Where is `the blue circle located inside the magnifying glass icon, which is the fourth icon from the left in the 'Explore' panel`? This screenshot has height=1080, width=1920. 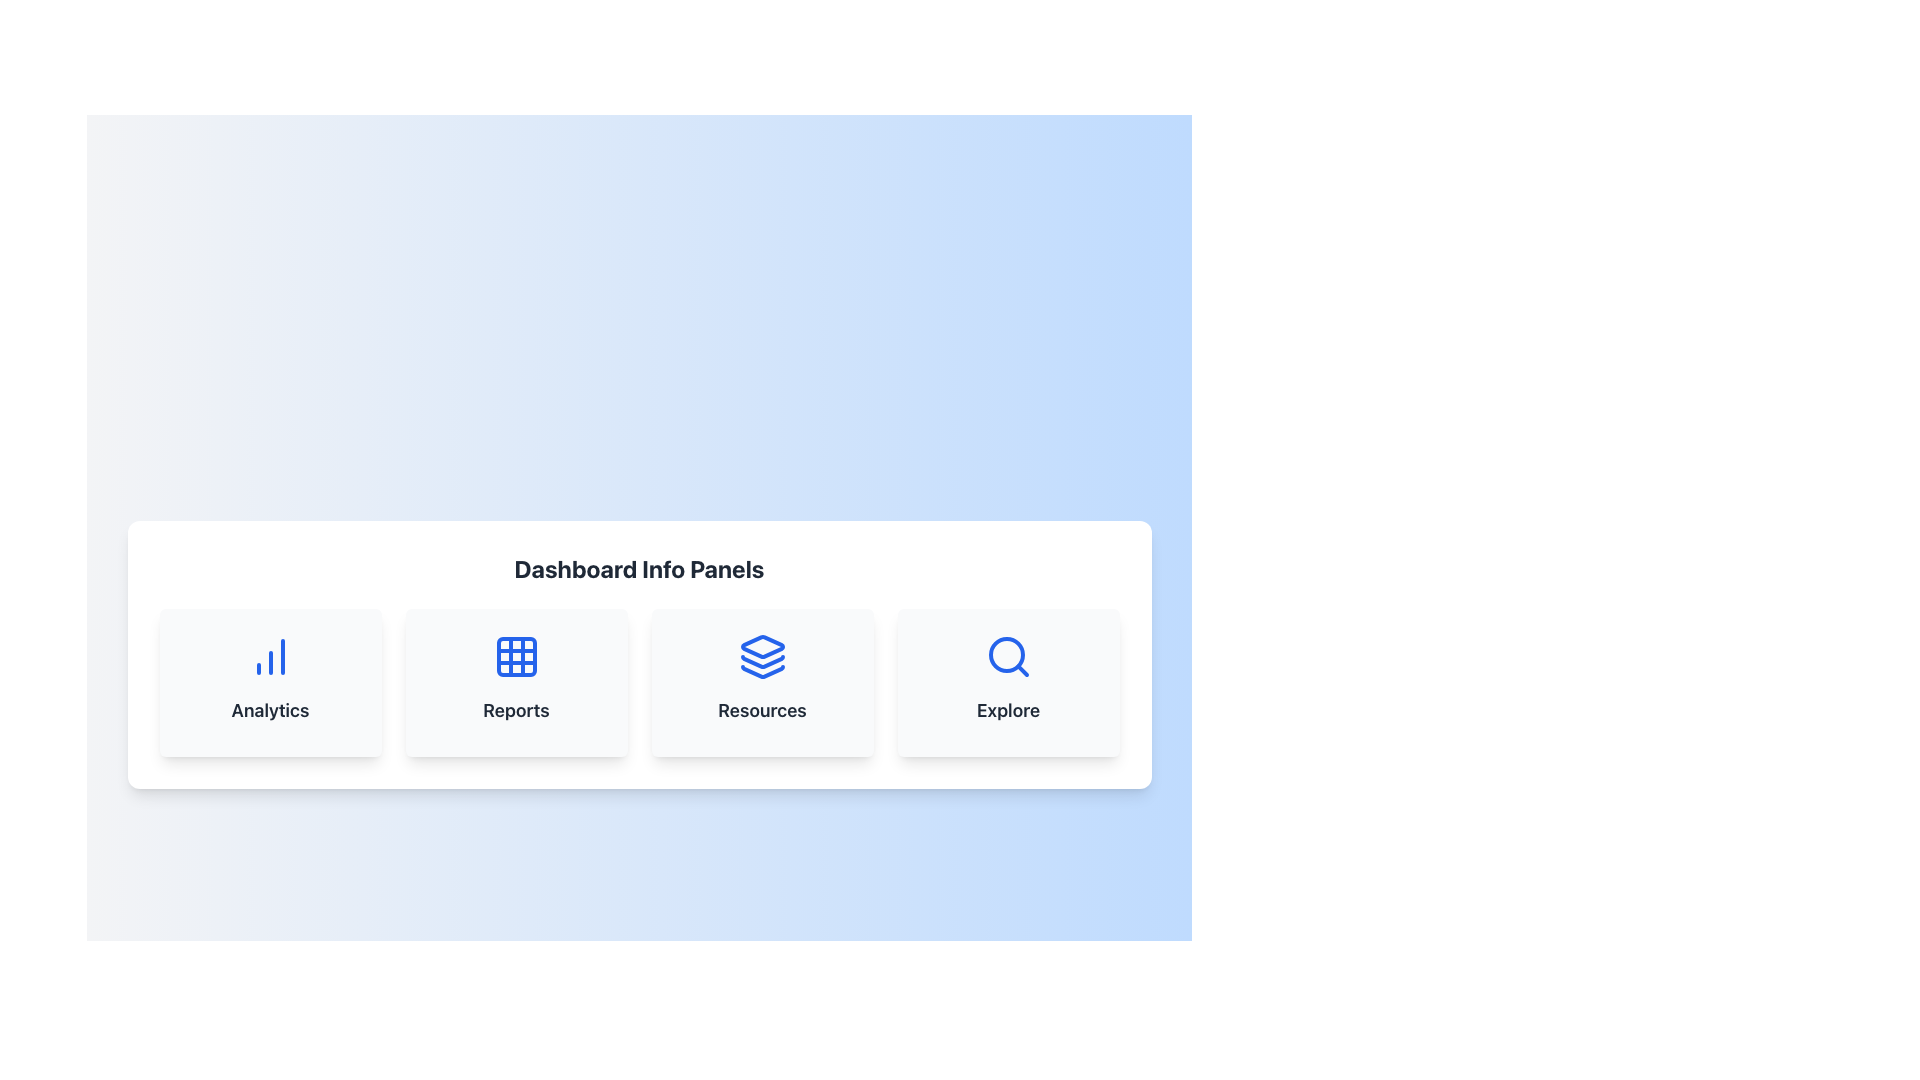
the blue circle located inside the magnifying glass icon, which is the fourth icon from the left in the 'Explore' panel is located at coordinates (1006, 655).